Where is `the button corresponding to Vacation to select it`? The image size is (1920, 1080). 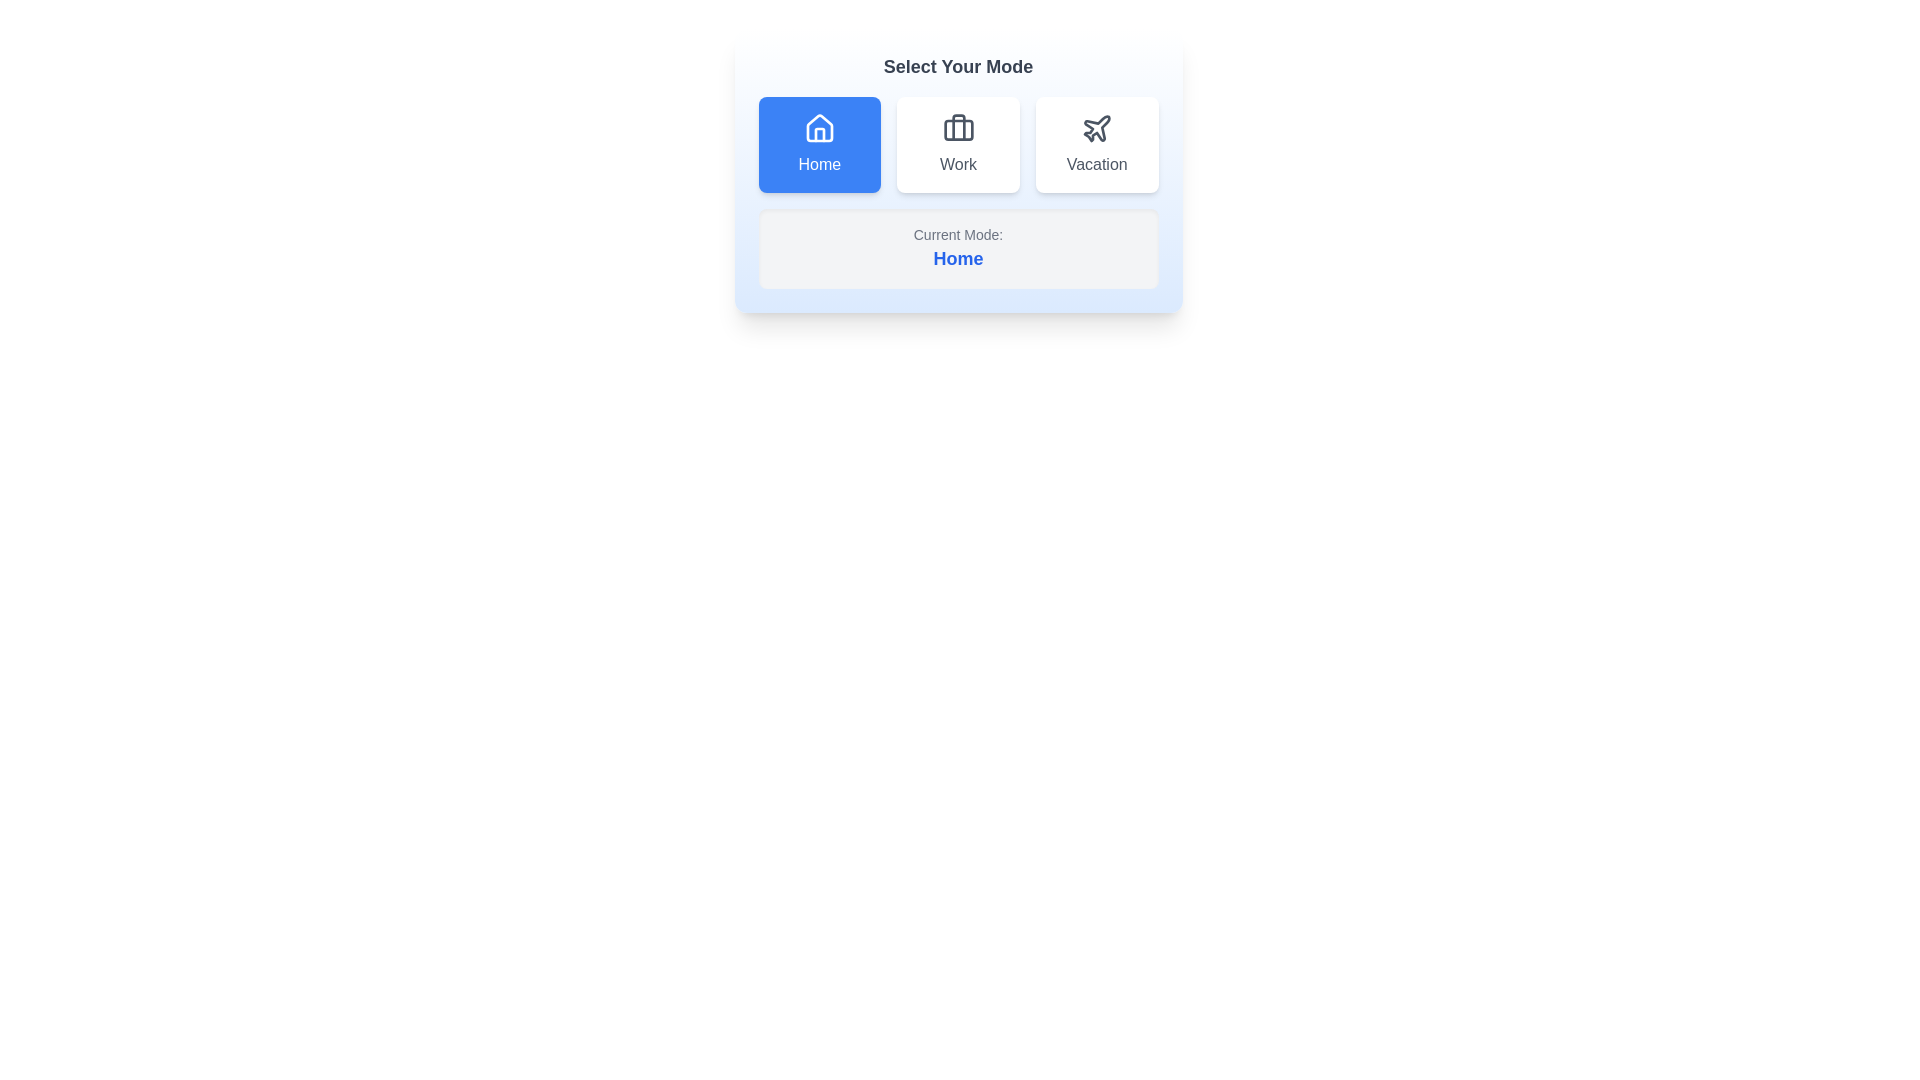
the button corresponding to Vacation to select it is located at coordinates (1096, 144).